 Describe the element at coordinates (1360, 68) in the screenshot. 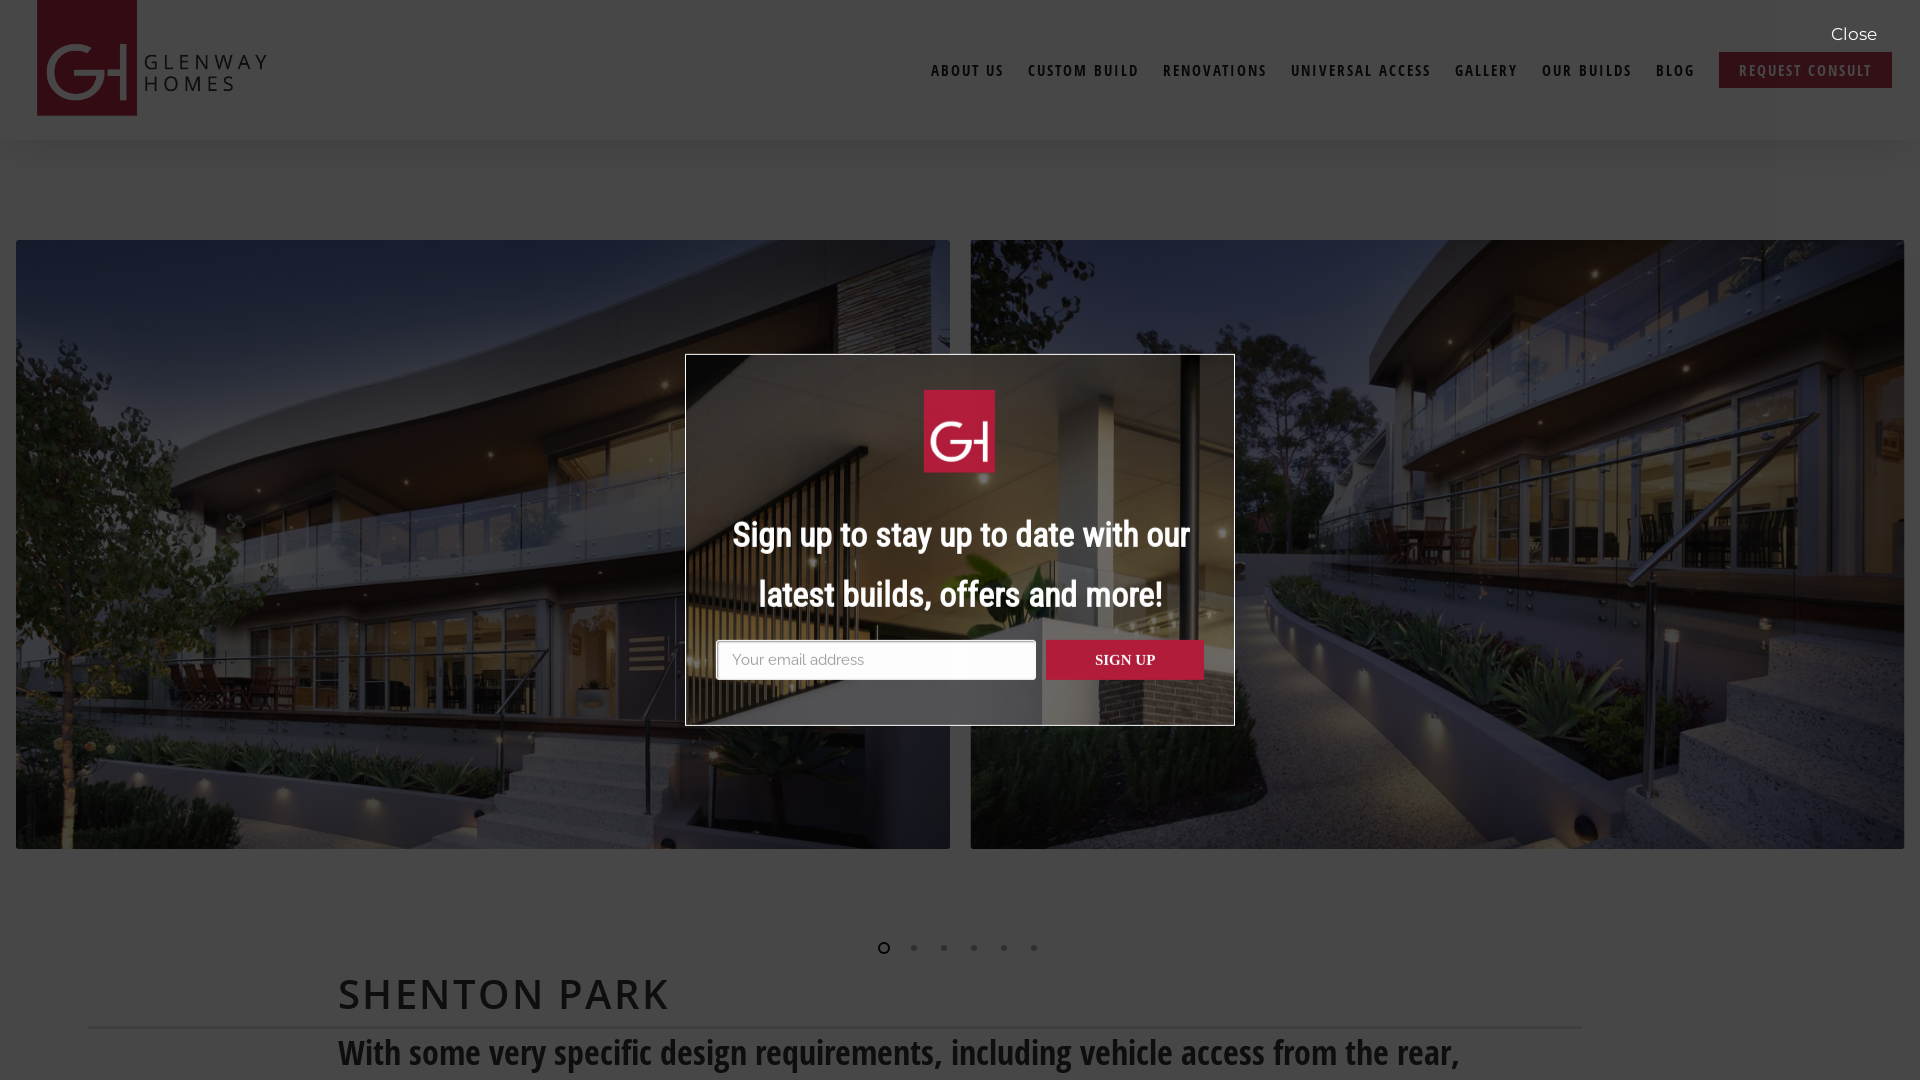

I see `'UNIVERSAL ACCESS'` at that location.